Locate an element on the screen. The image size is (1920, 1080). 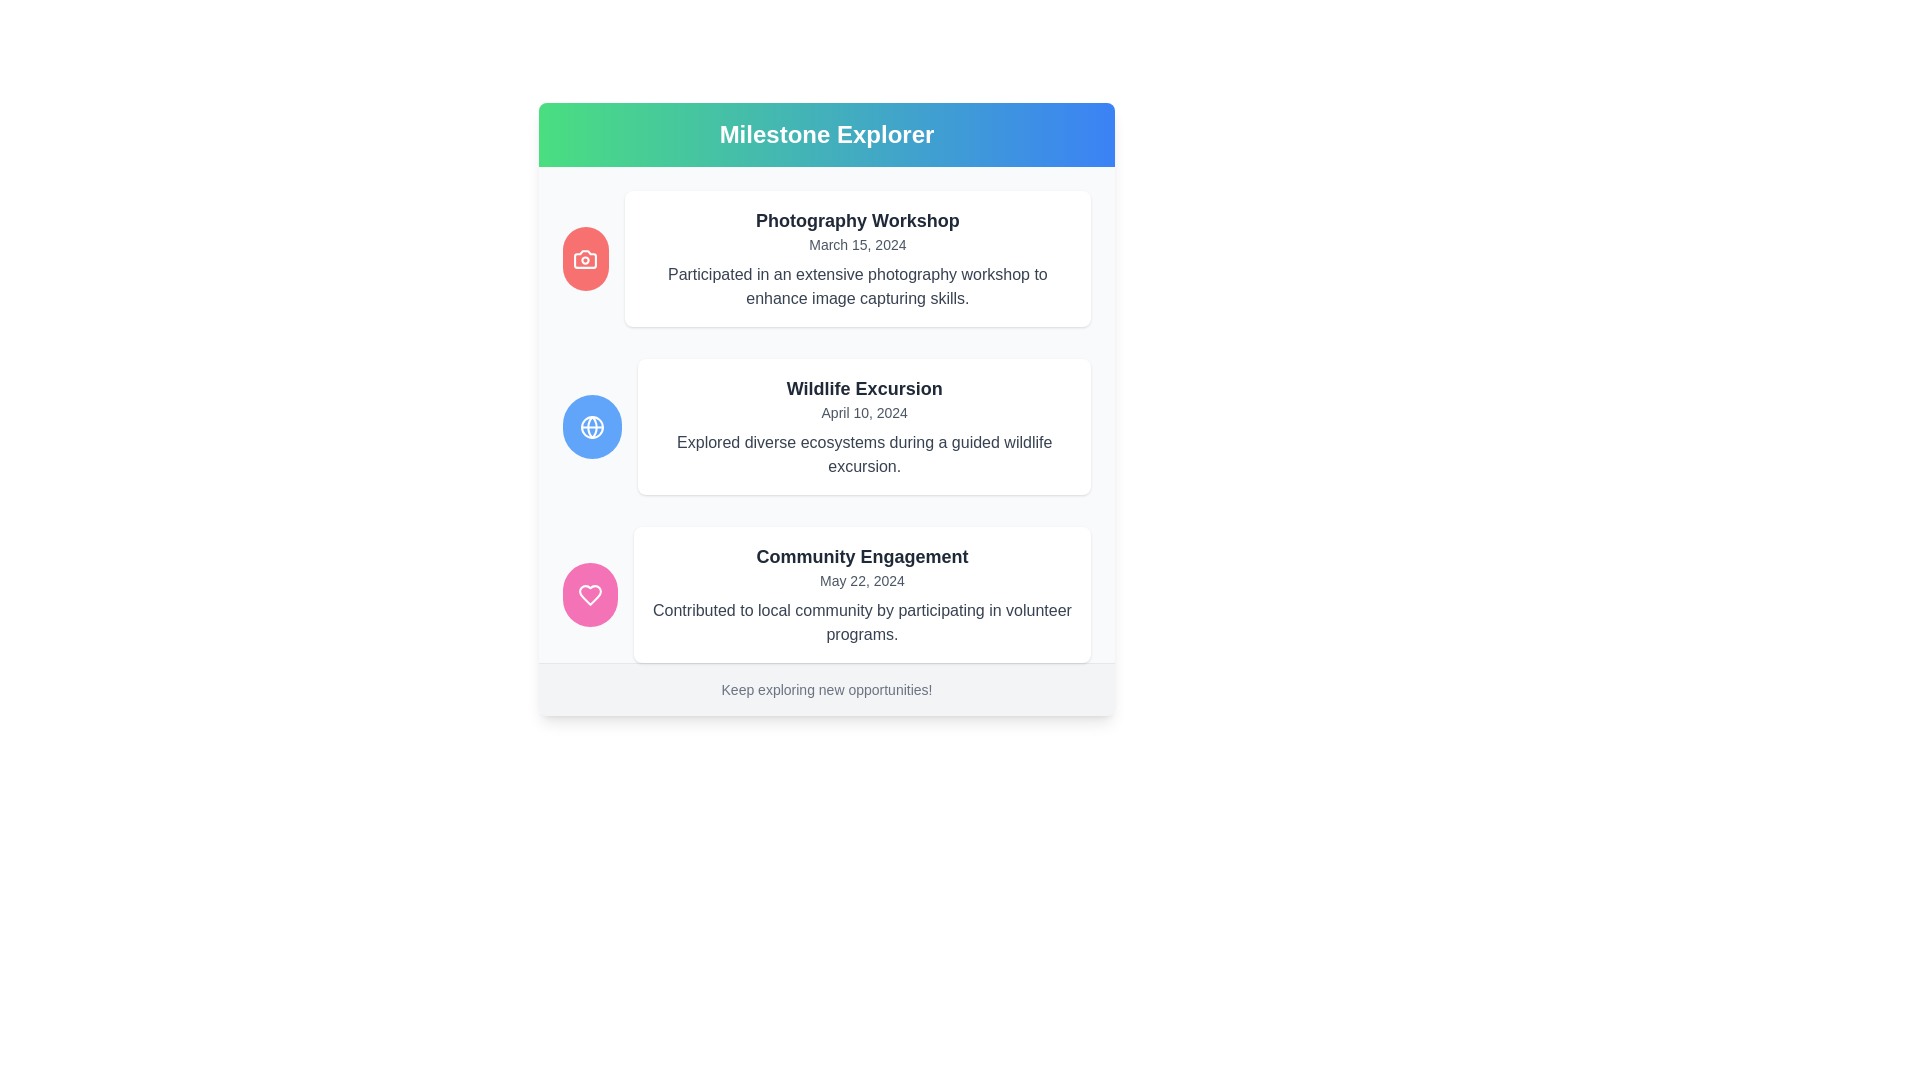
the camera icon with a red circular background located beside the title 'Photography Workshop' for content representation is located at coordinates (584, 257).